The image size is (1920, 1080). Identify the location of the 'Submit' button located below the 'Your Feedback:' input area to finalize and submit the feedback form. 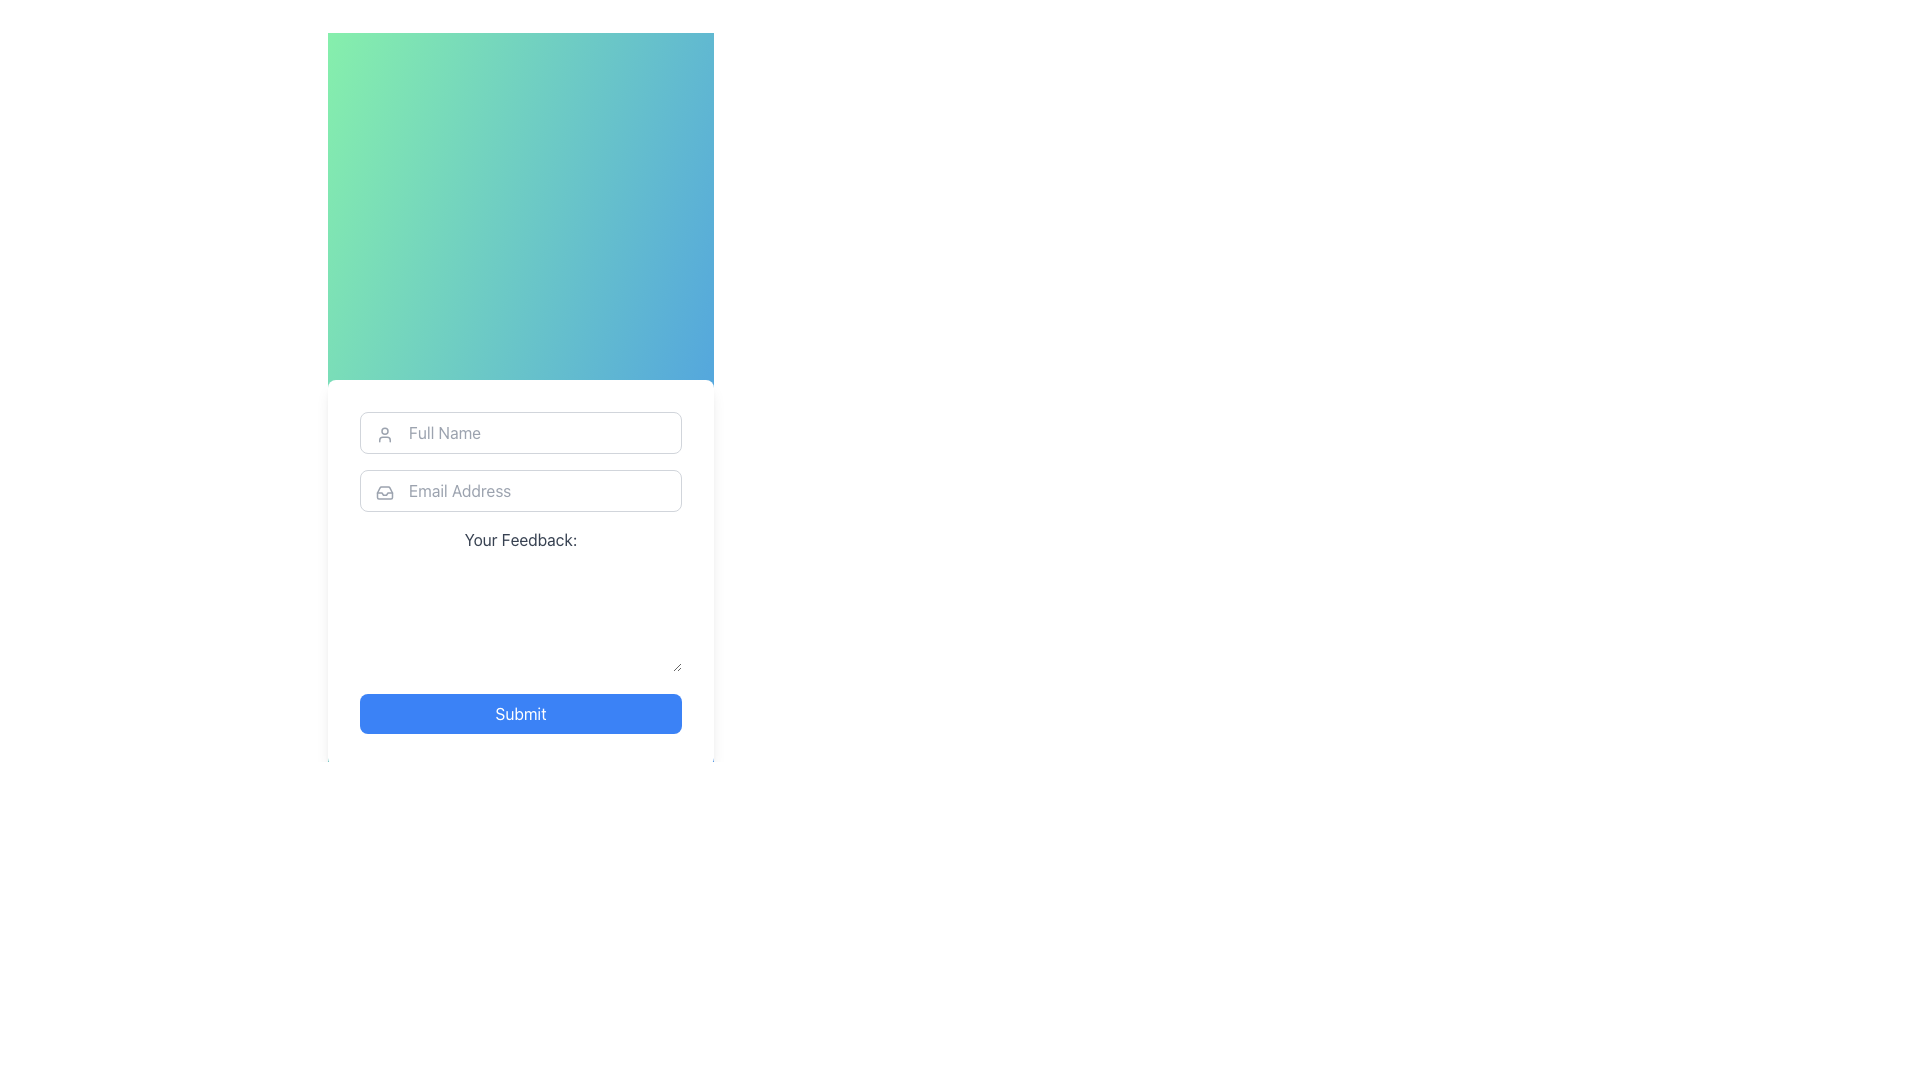
(521, 712).